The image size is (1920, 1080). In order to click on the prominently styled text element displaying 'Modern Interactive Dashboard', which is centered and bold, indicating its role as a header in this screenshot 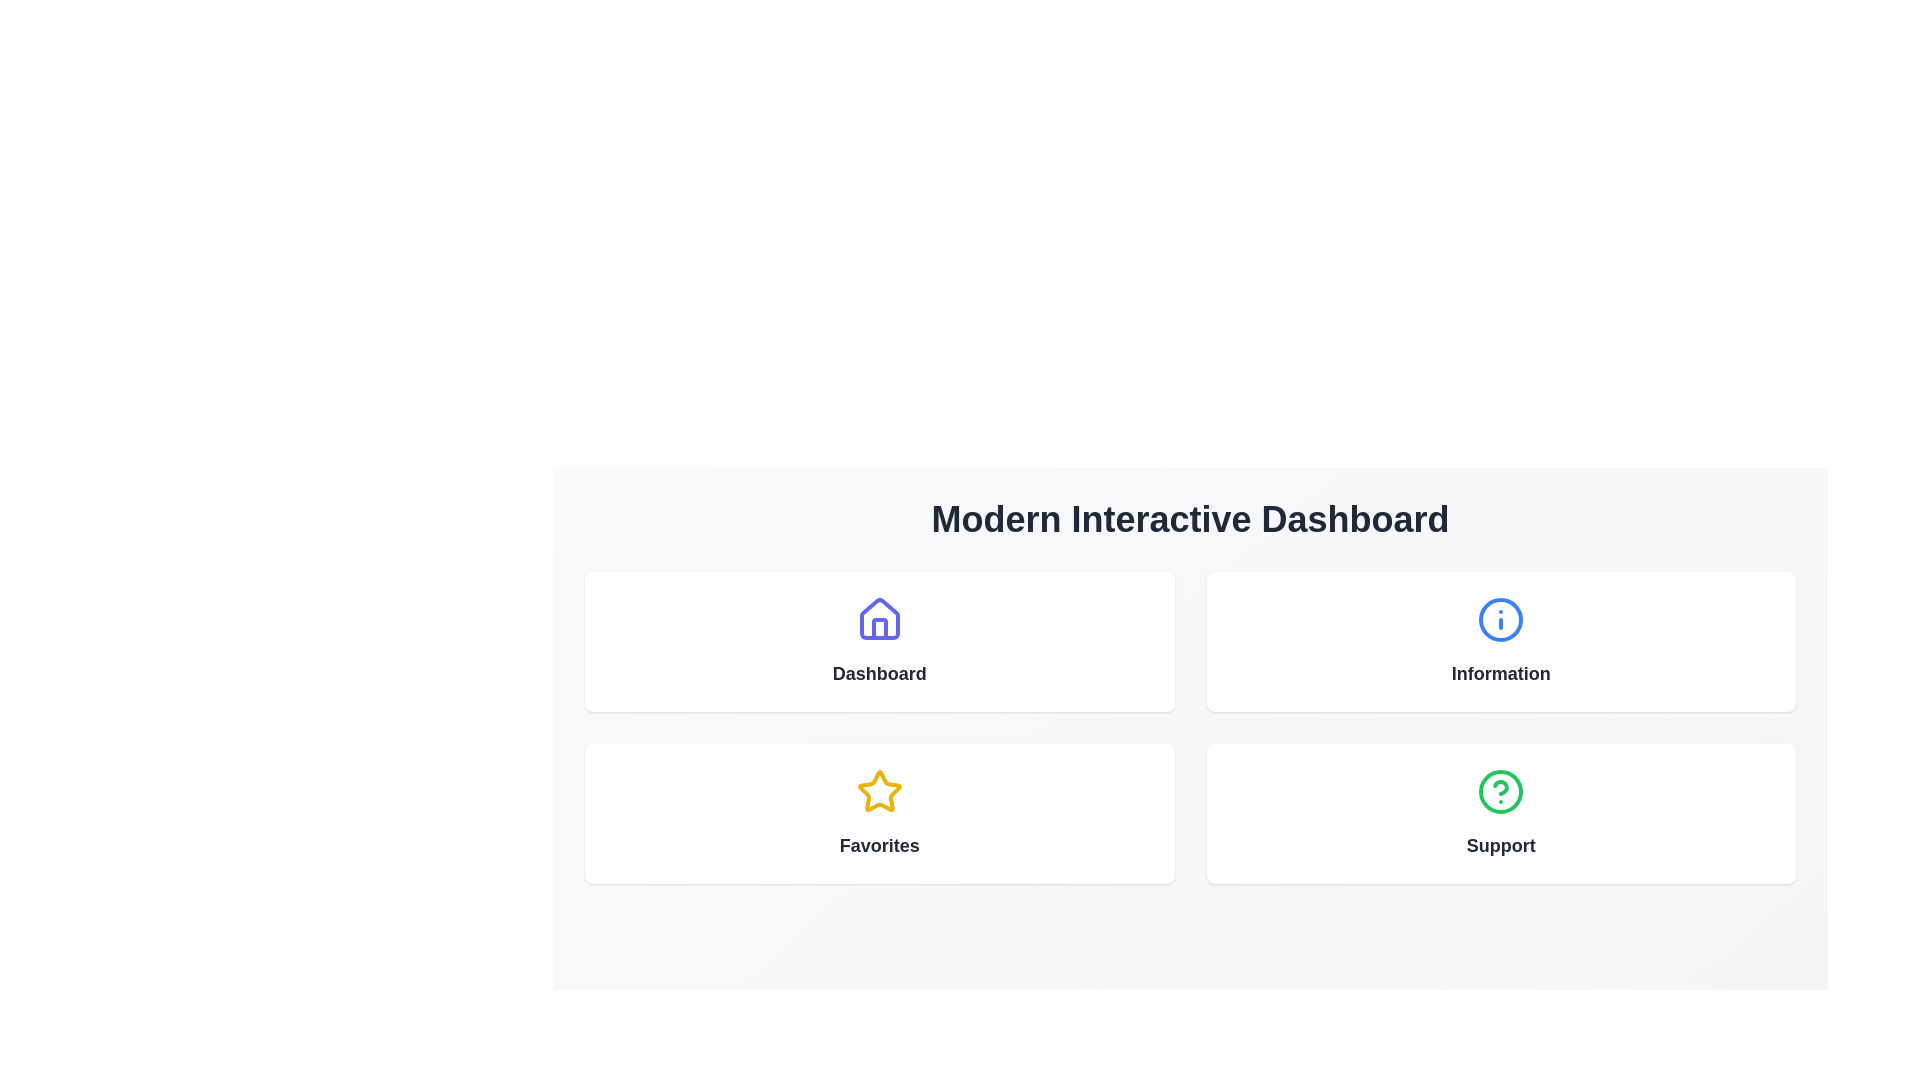, I will do `click(1190, 519)`.